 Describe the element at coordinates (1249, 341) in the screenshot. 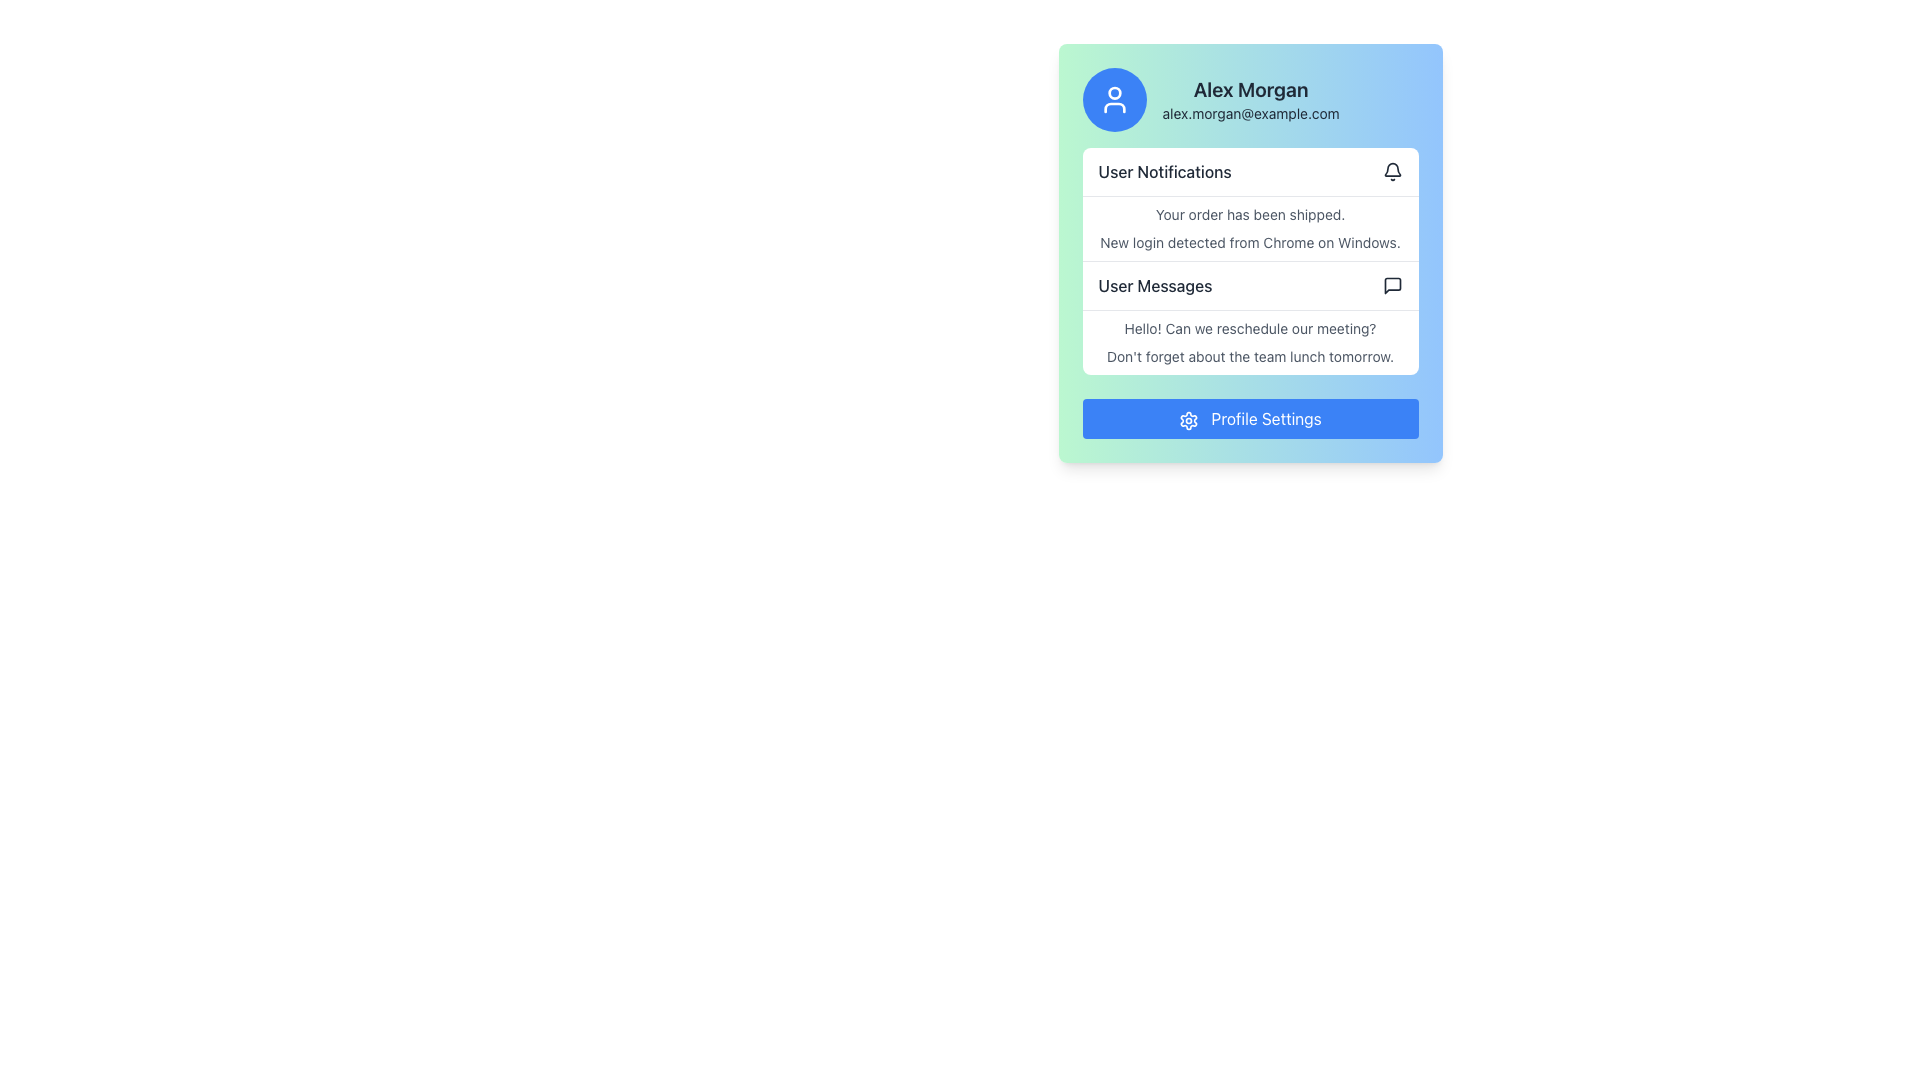

I see `the second message block in the 'User Messages' section, located beneath the 'User Notifications' section, which conveys user messages or notifications` at that location.